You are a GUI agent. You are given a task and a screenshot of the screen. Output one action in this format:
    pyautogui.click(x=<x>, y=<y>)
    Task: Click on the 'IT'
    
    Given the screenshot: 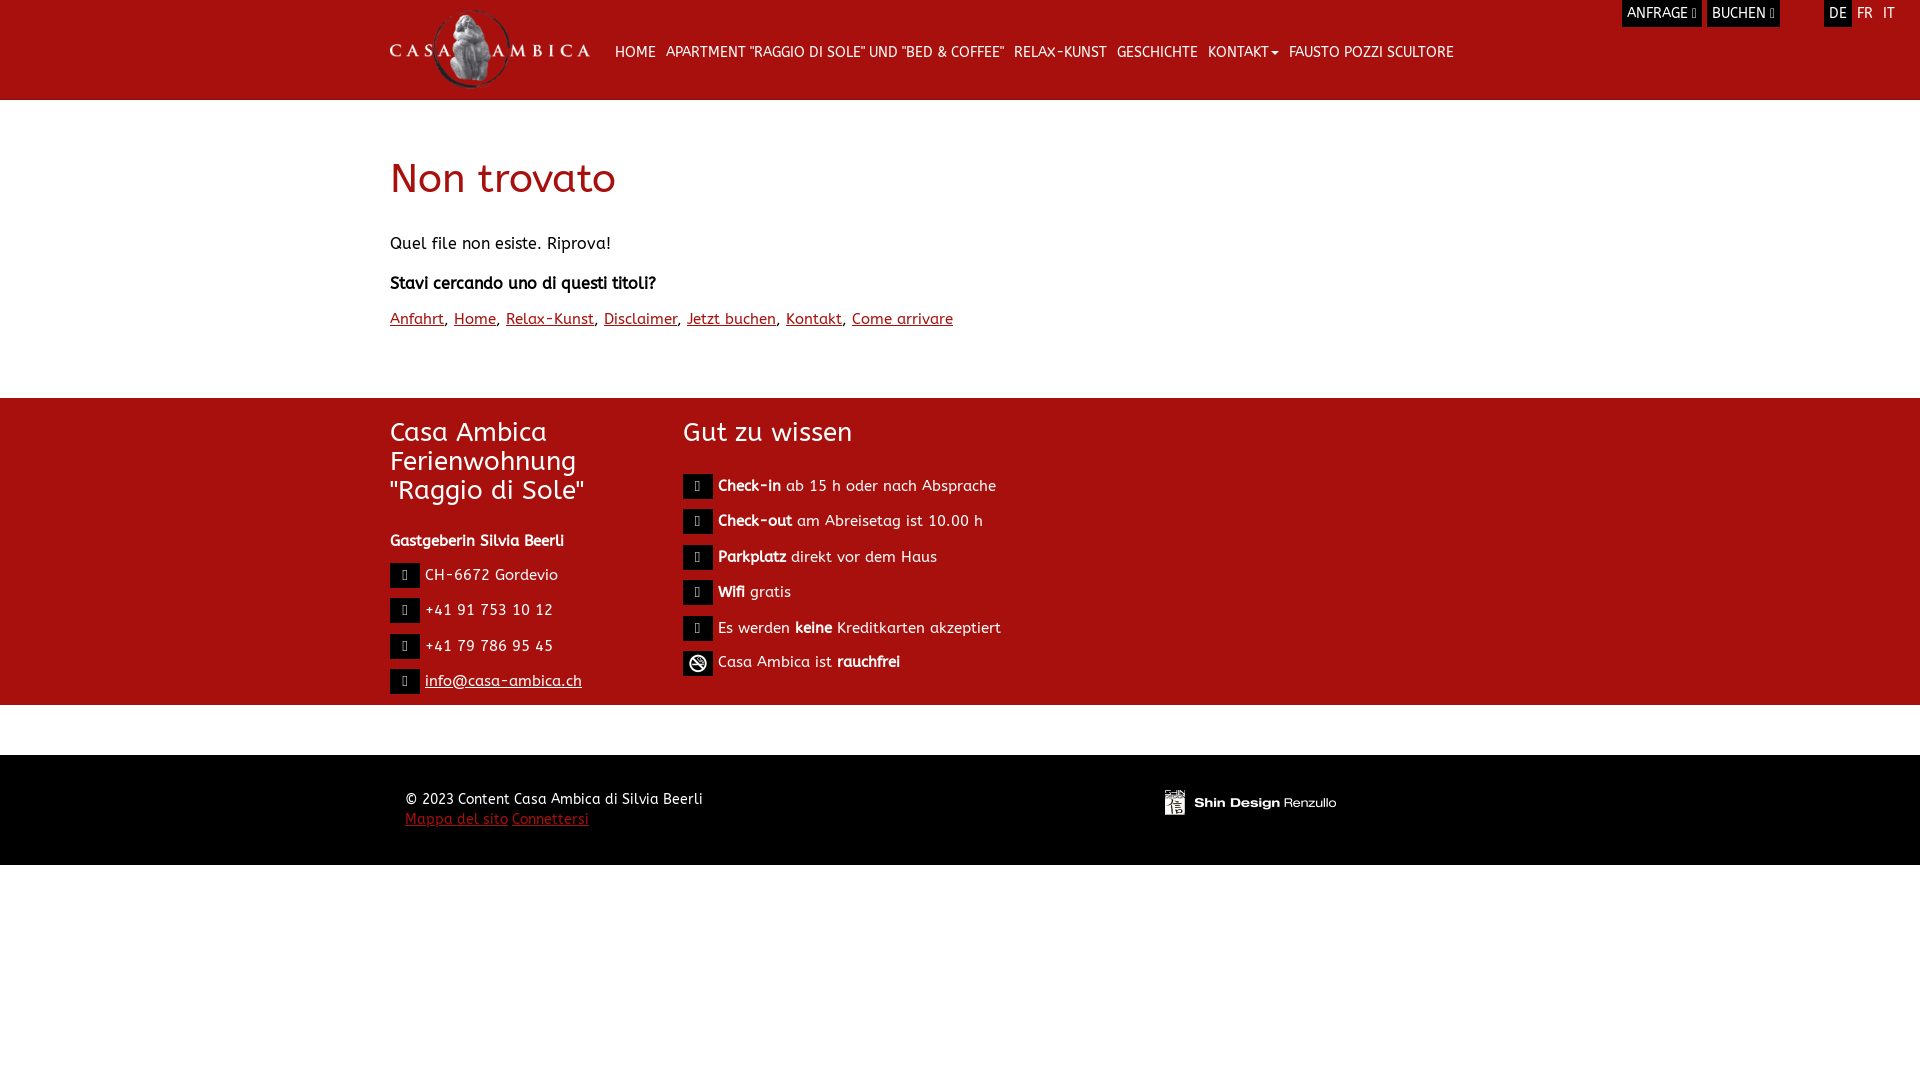 What is the action you would take?
    pyautogui.click(x=1888, y=13)
    